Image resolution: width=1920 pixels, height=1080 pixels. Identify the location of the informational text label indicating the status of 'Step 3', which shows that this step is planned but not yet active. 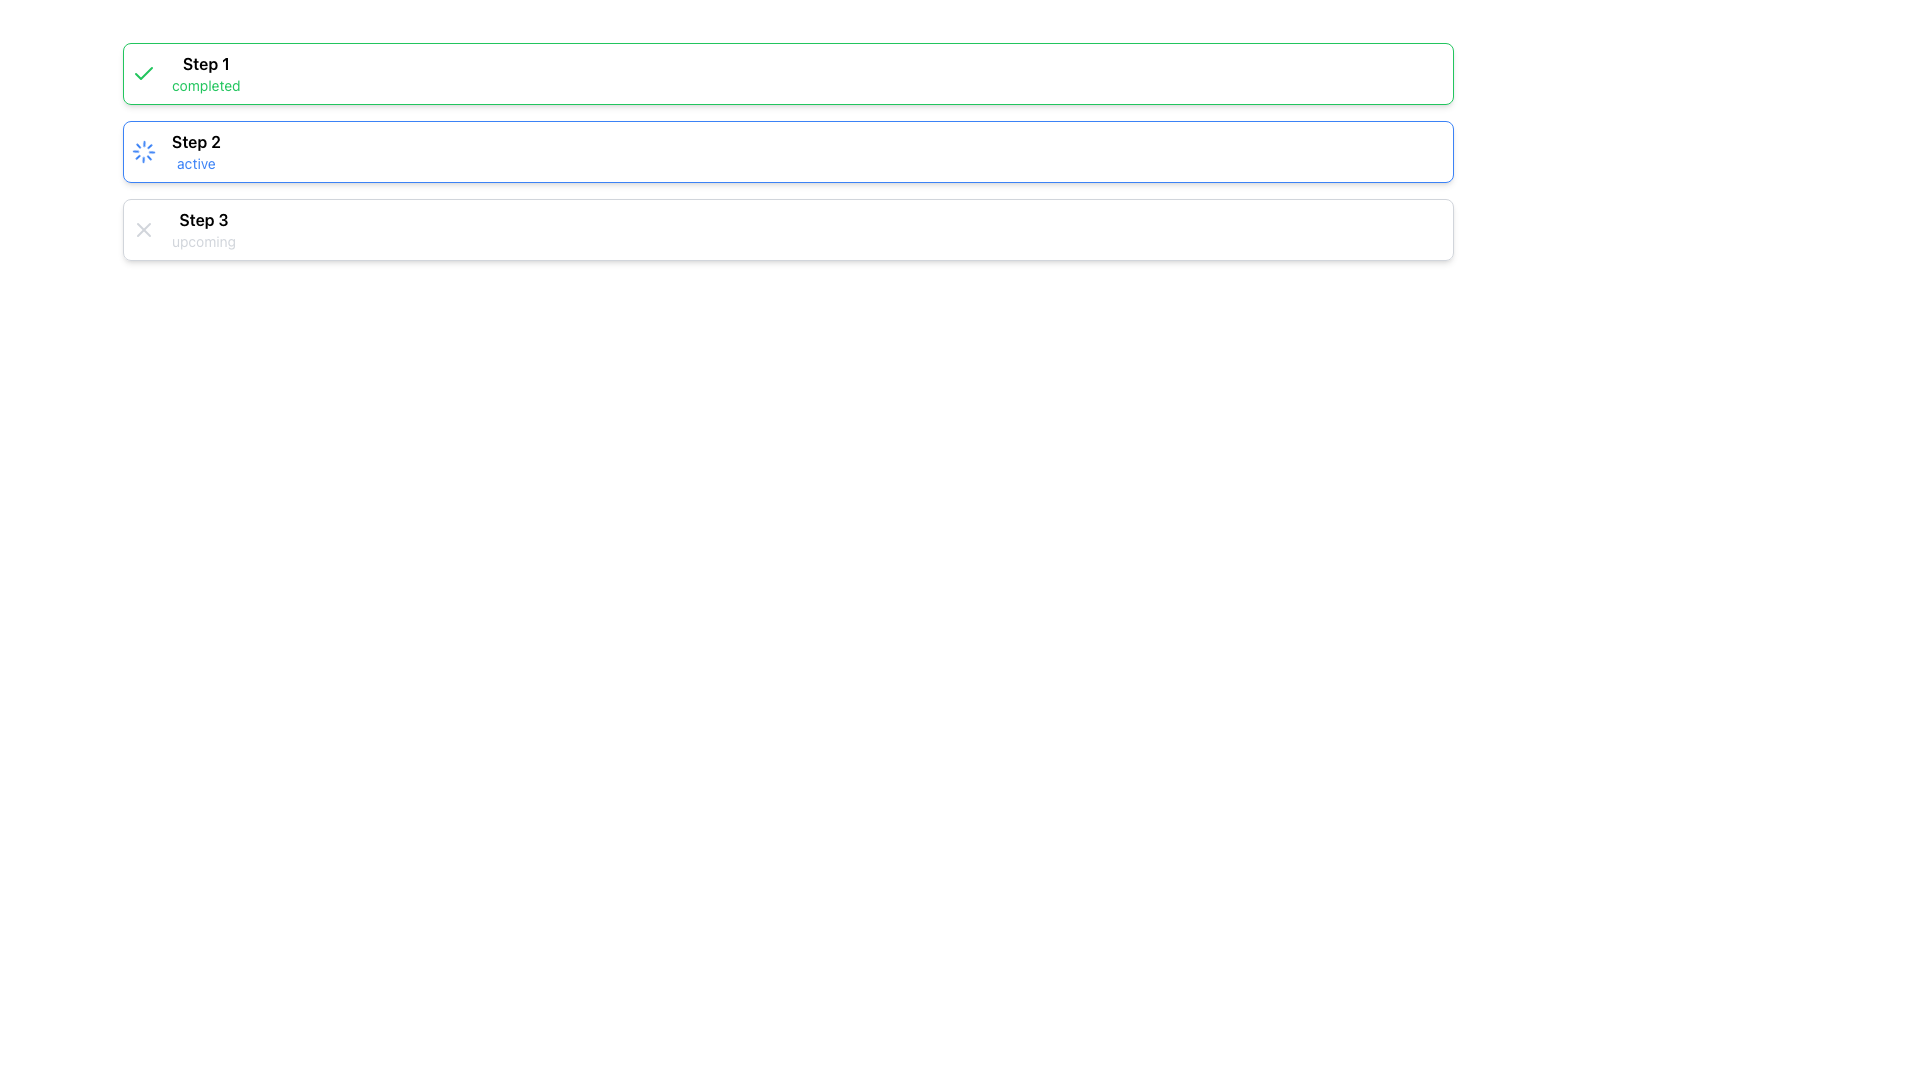
(203, 241).